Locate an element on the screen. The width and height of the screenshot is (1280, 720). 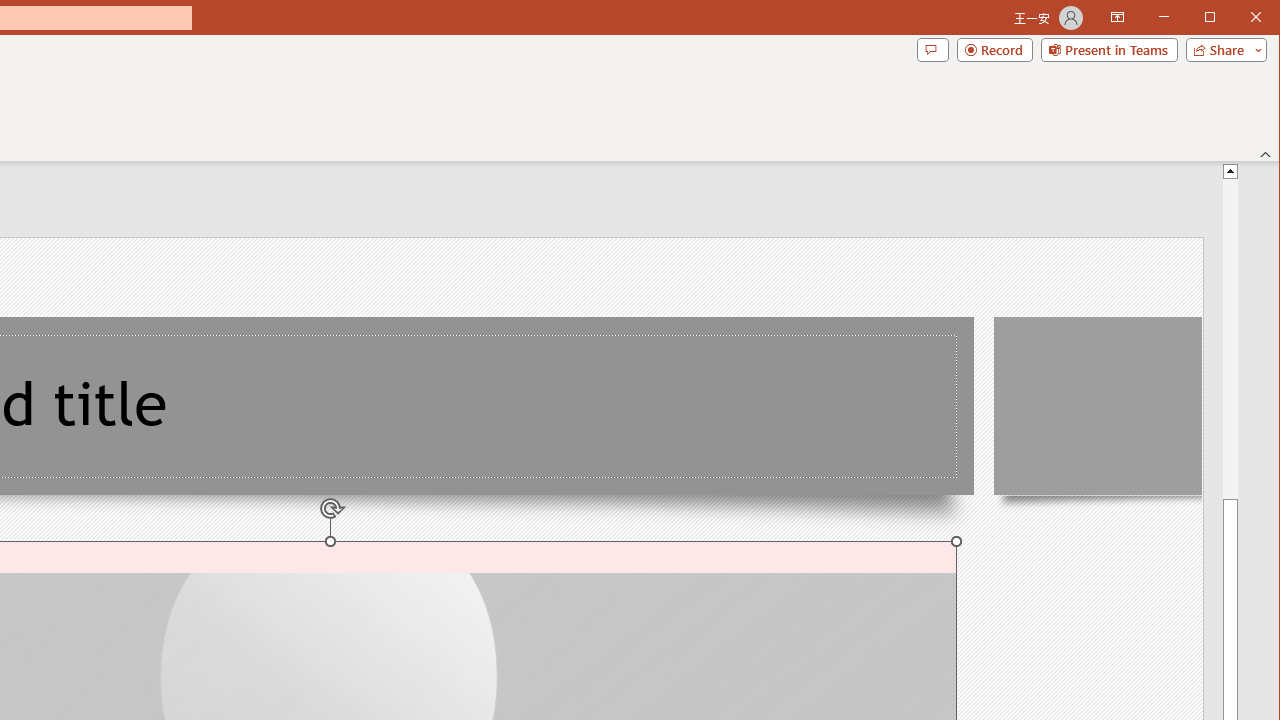
'Close' is located at coordinates (1260, 19).